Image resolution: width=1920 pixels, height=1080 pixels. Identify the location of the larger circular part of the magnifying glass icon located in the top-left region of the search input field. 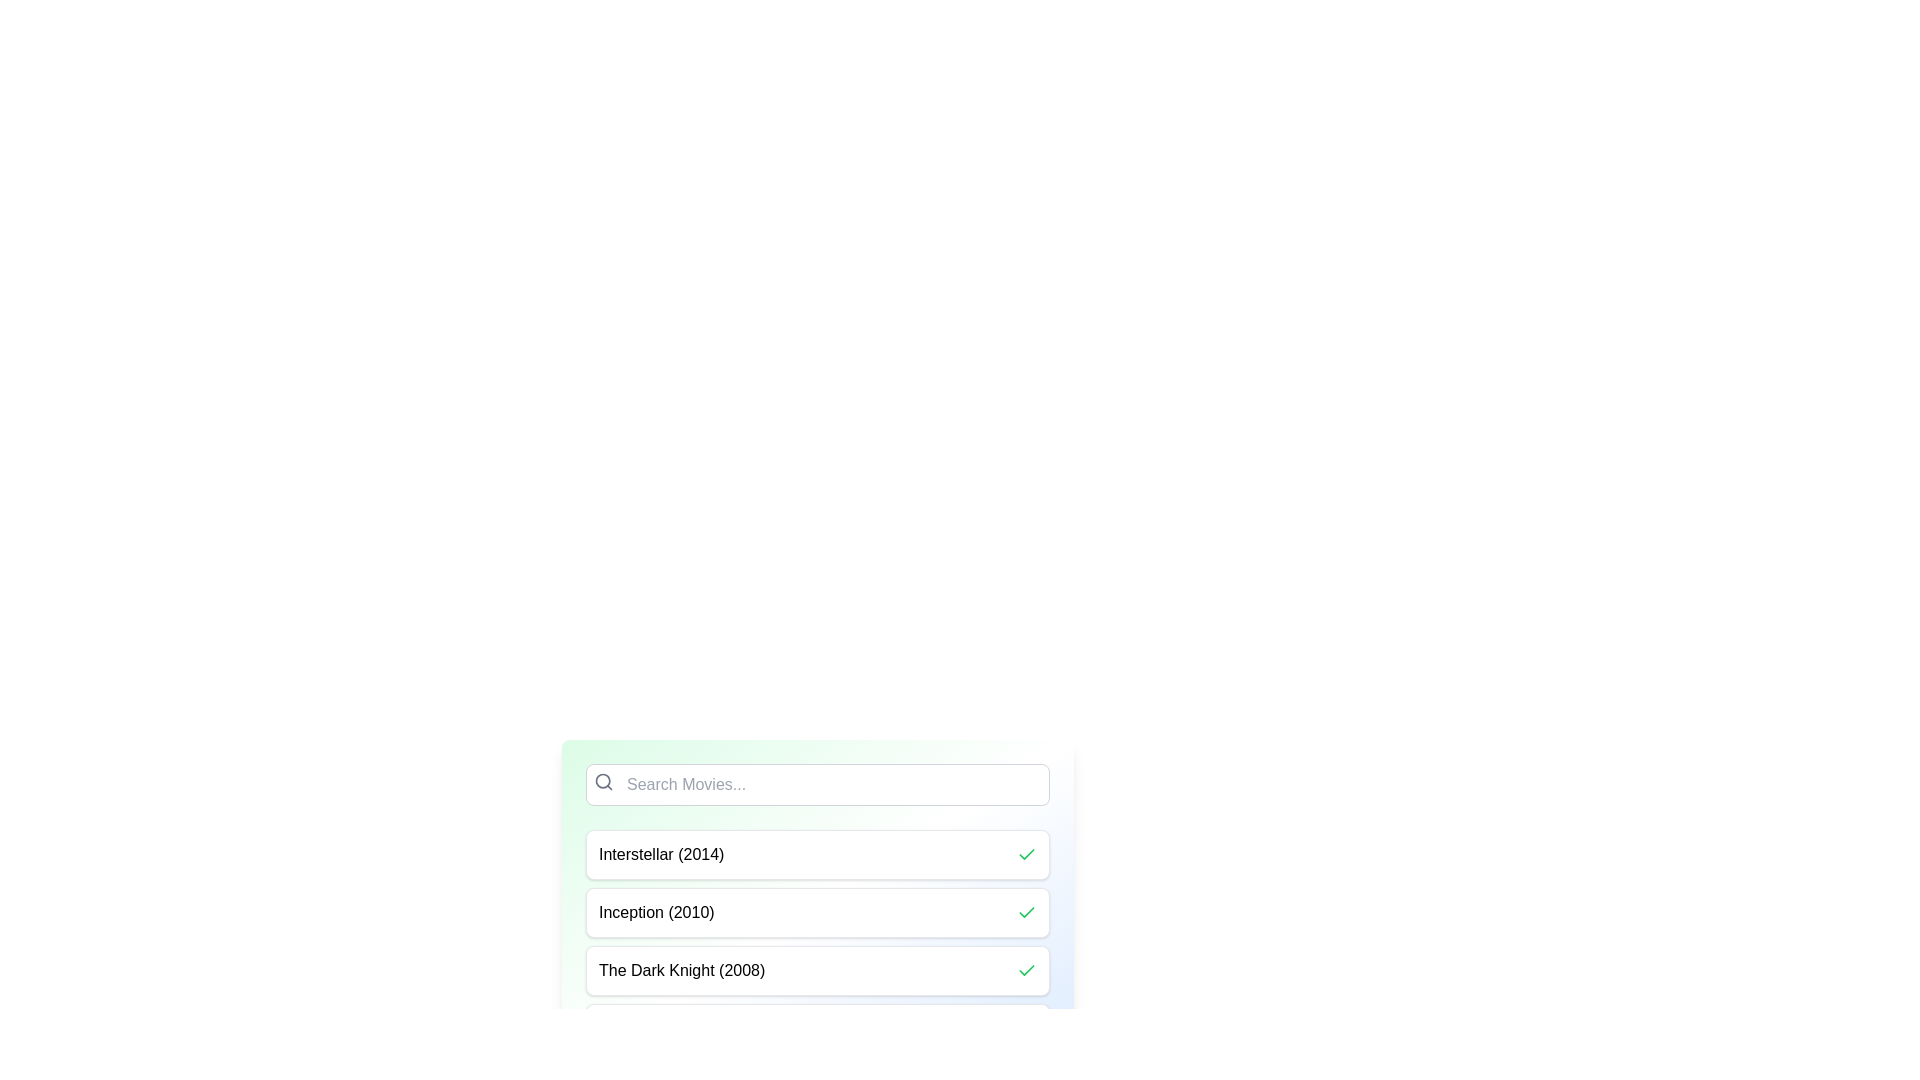
(602, 780).